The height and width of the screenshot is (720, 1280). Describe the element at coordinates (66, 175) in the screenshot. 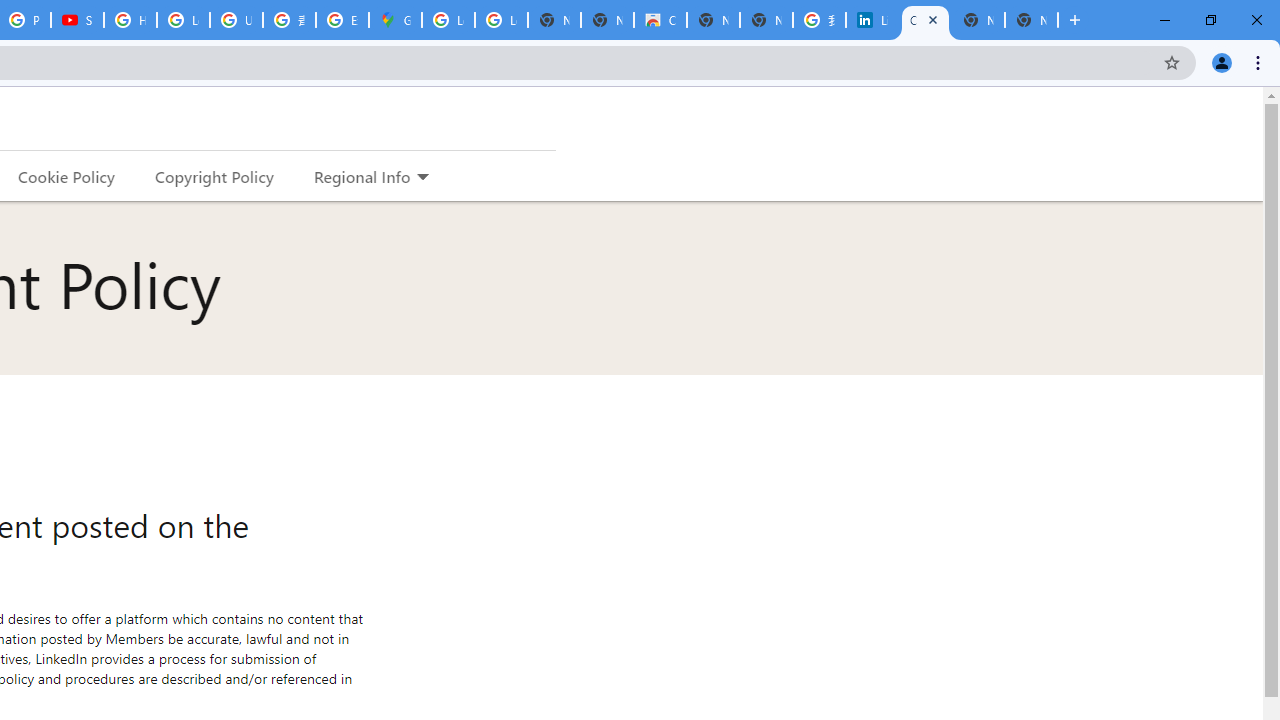

I see `'Cookie Policy'` at that location.